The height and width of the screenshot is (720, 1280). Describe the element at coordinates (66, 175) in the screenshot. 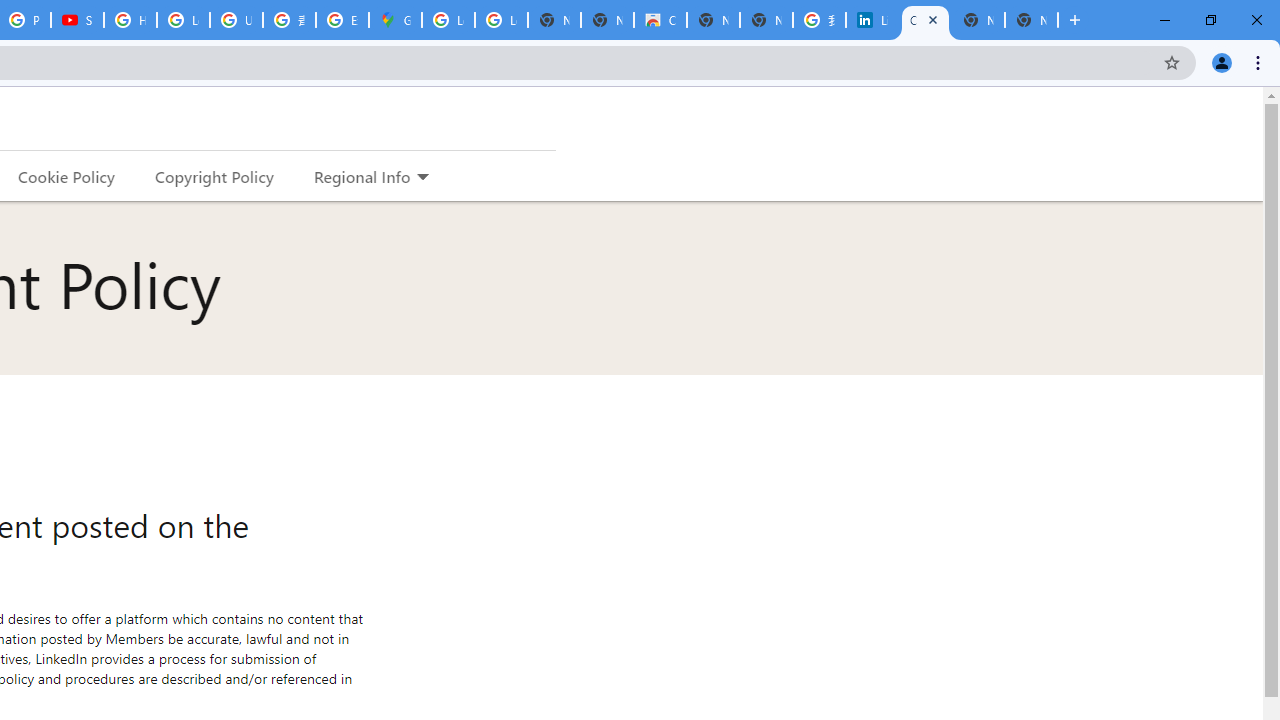

I see `'Cookie Policy'` at that location.